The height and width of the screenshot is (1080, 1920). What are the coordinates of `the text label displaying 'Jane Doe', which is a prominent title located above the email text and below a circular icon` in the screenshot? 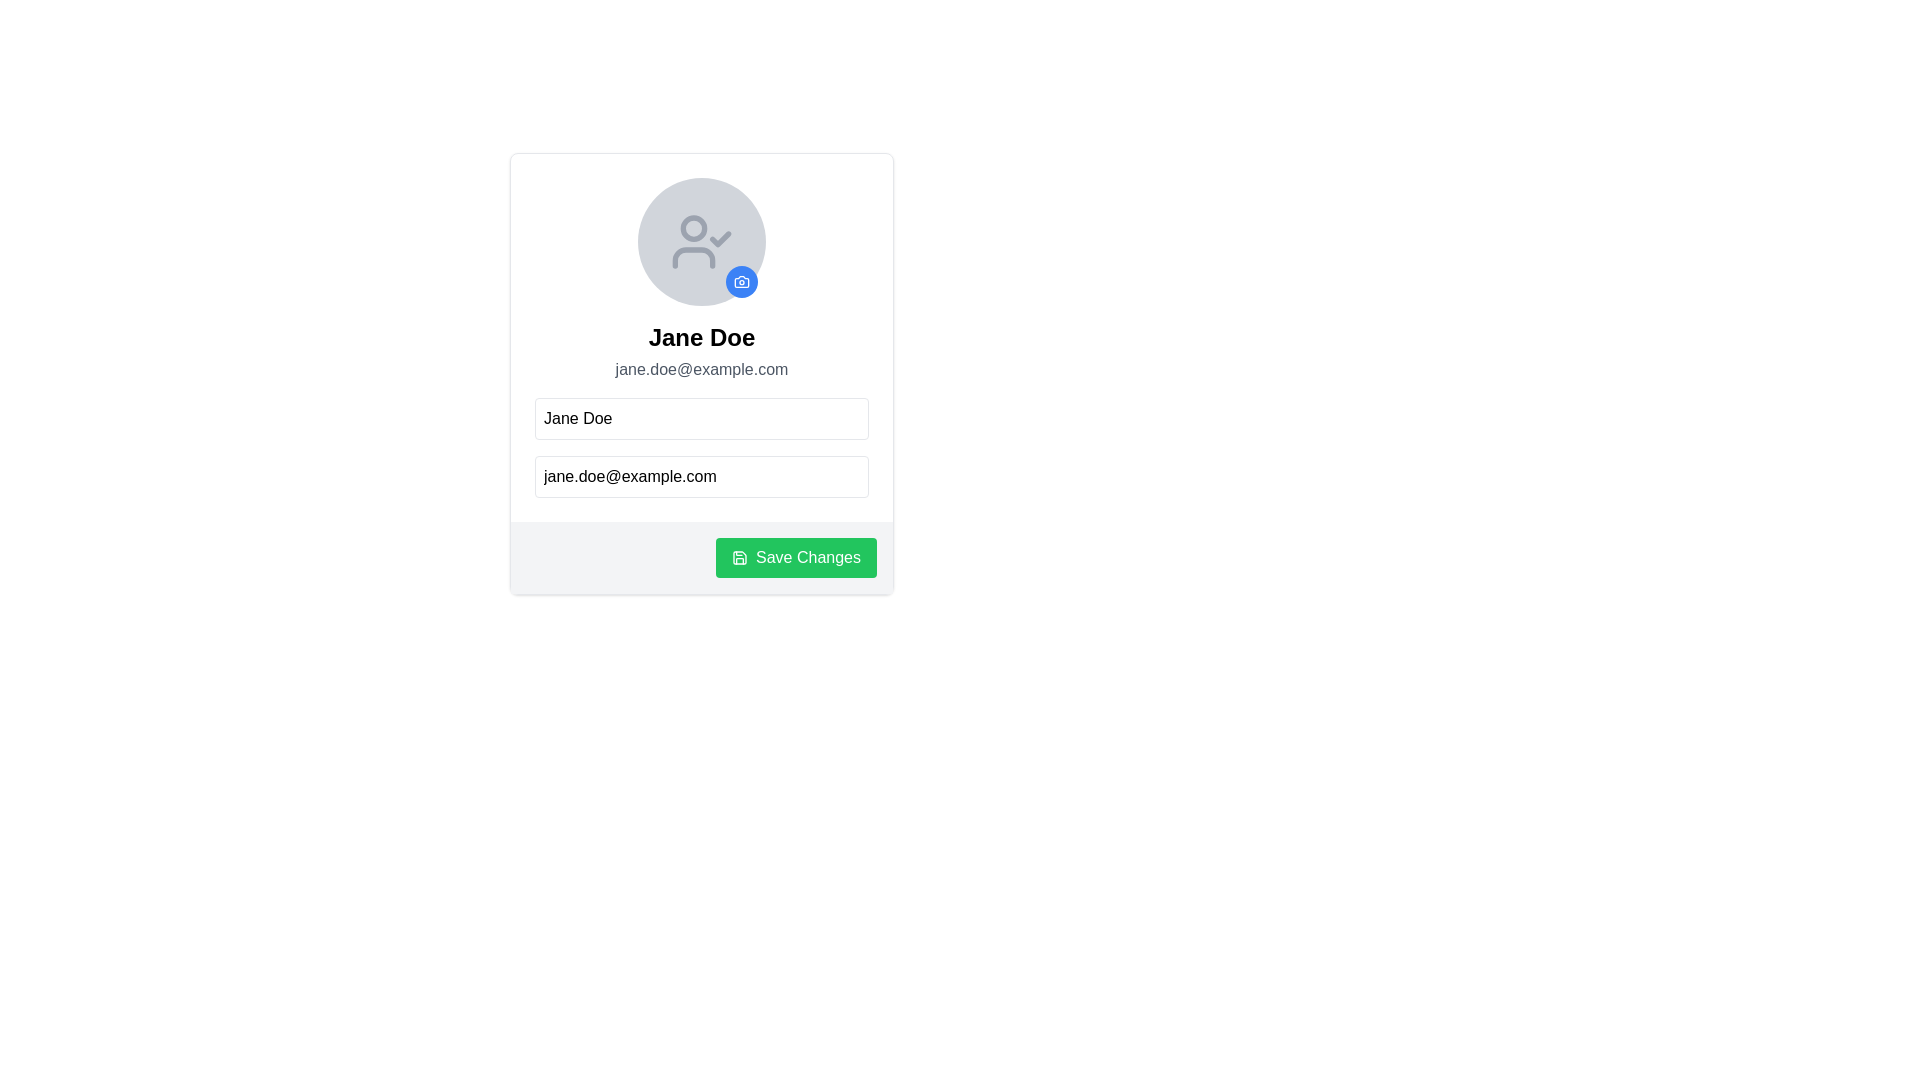 It's located at (701, 337).